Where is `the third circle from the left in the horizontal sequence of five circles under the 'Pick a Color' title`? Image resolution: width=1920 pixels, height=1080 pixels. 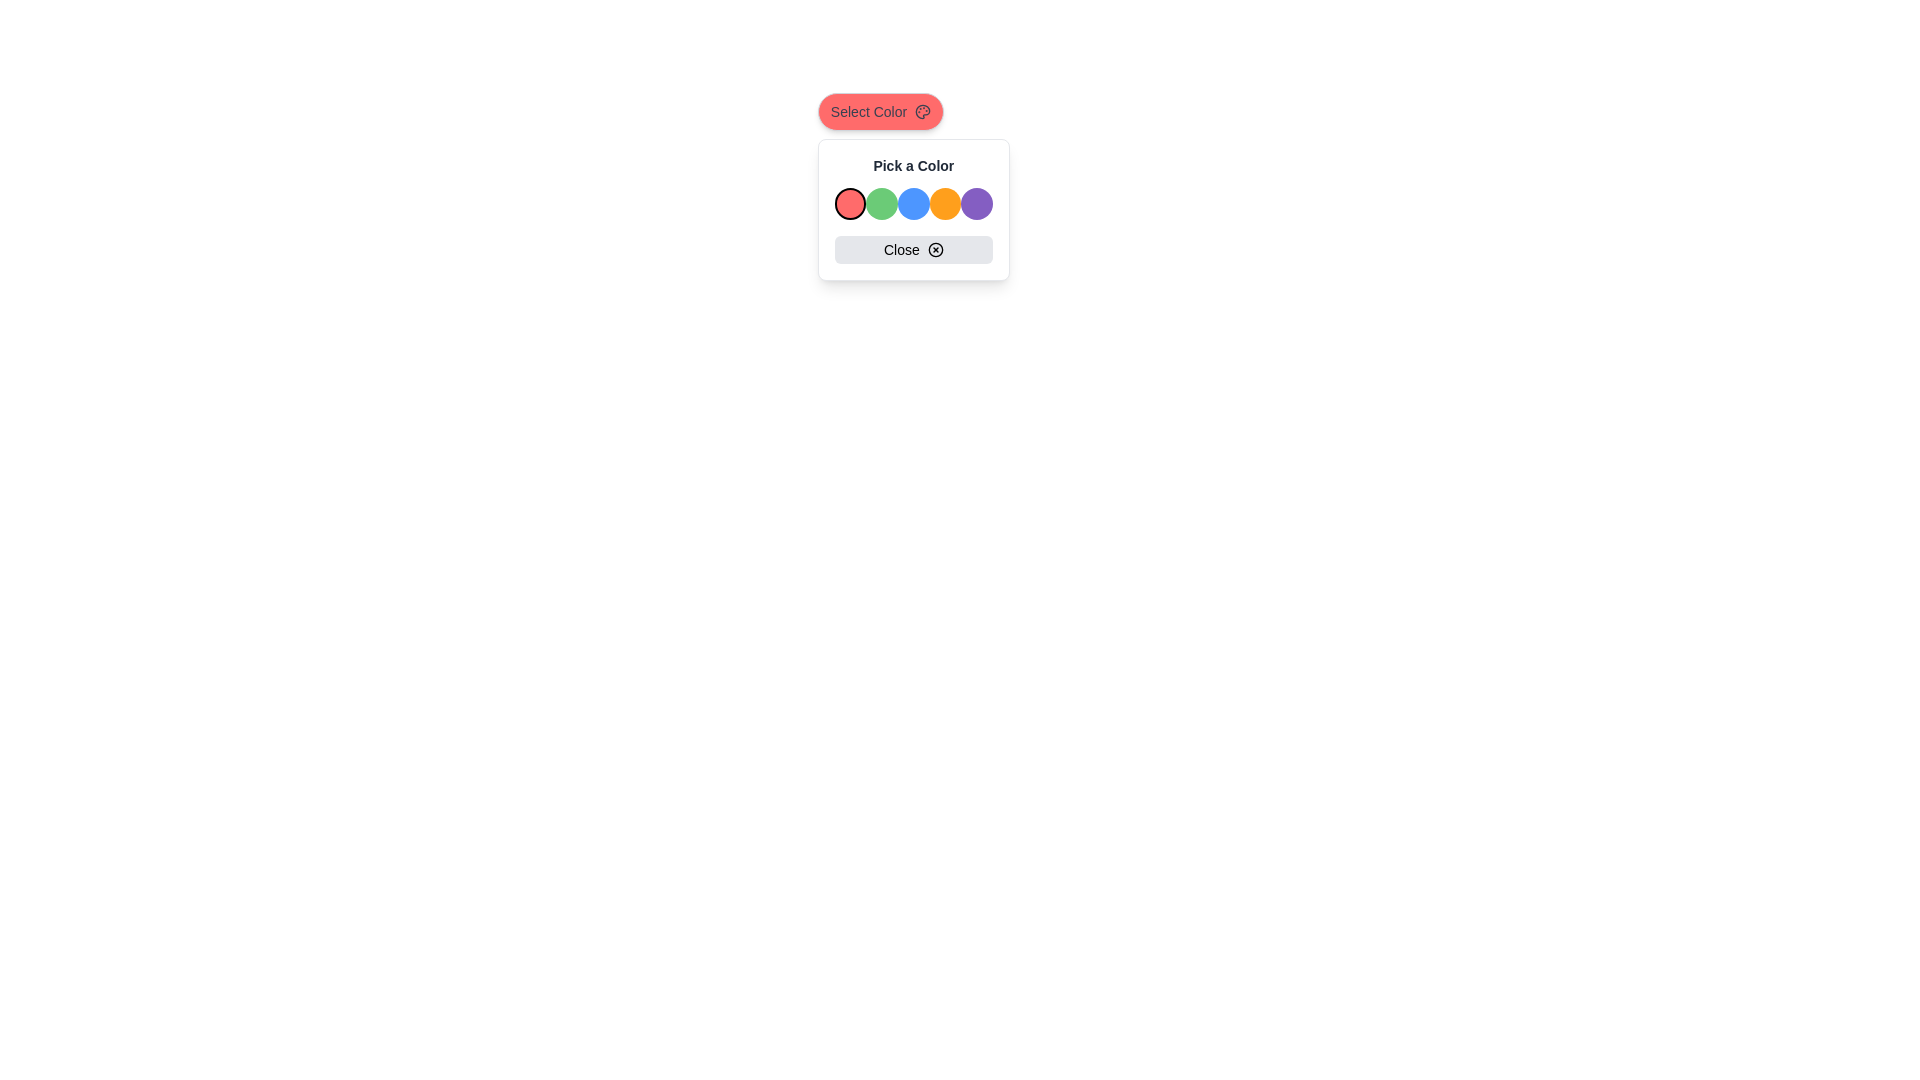 the third circle from the left in the horizontal sequence of five circles under the 'Pick a Color' title is located at coordinates (912, 204).